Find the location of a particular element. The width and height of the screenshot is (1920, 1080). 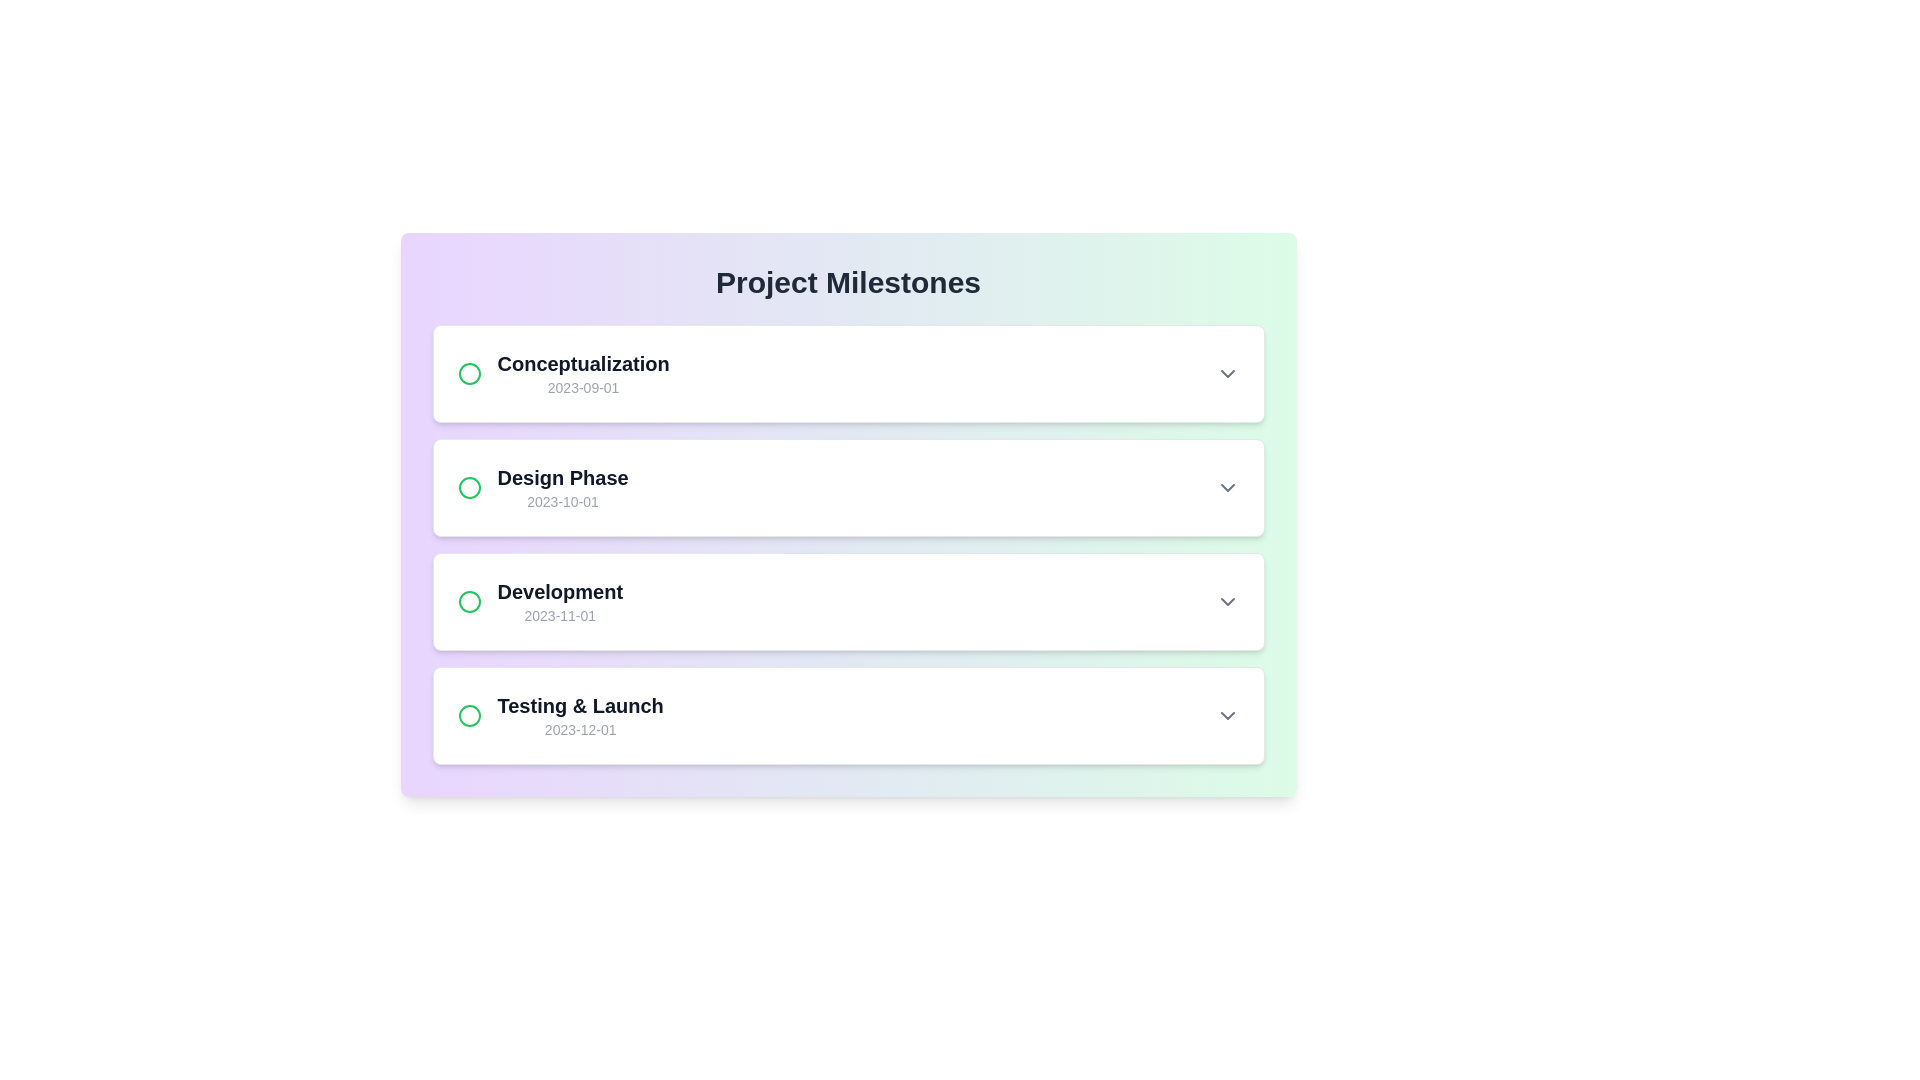

the toggle icon located to the right of the 'Conceptualization' milestone label is located at coordinates (1226, 374).